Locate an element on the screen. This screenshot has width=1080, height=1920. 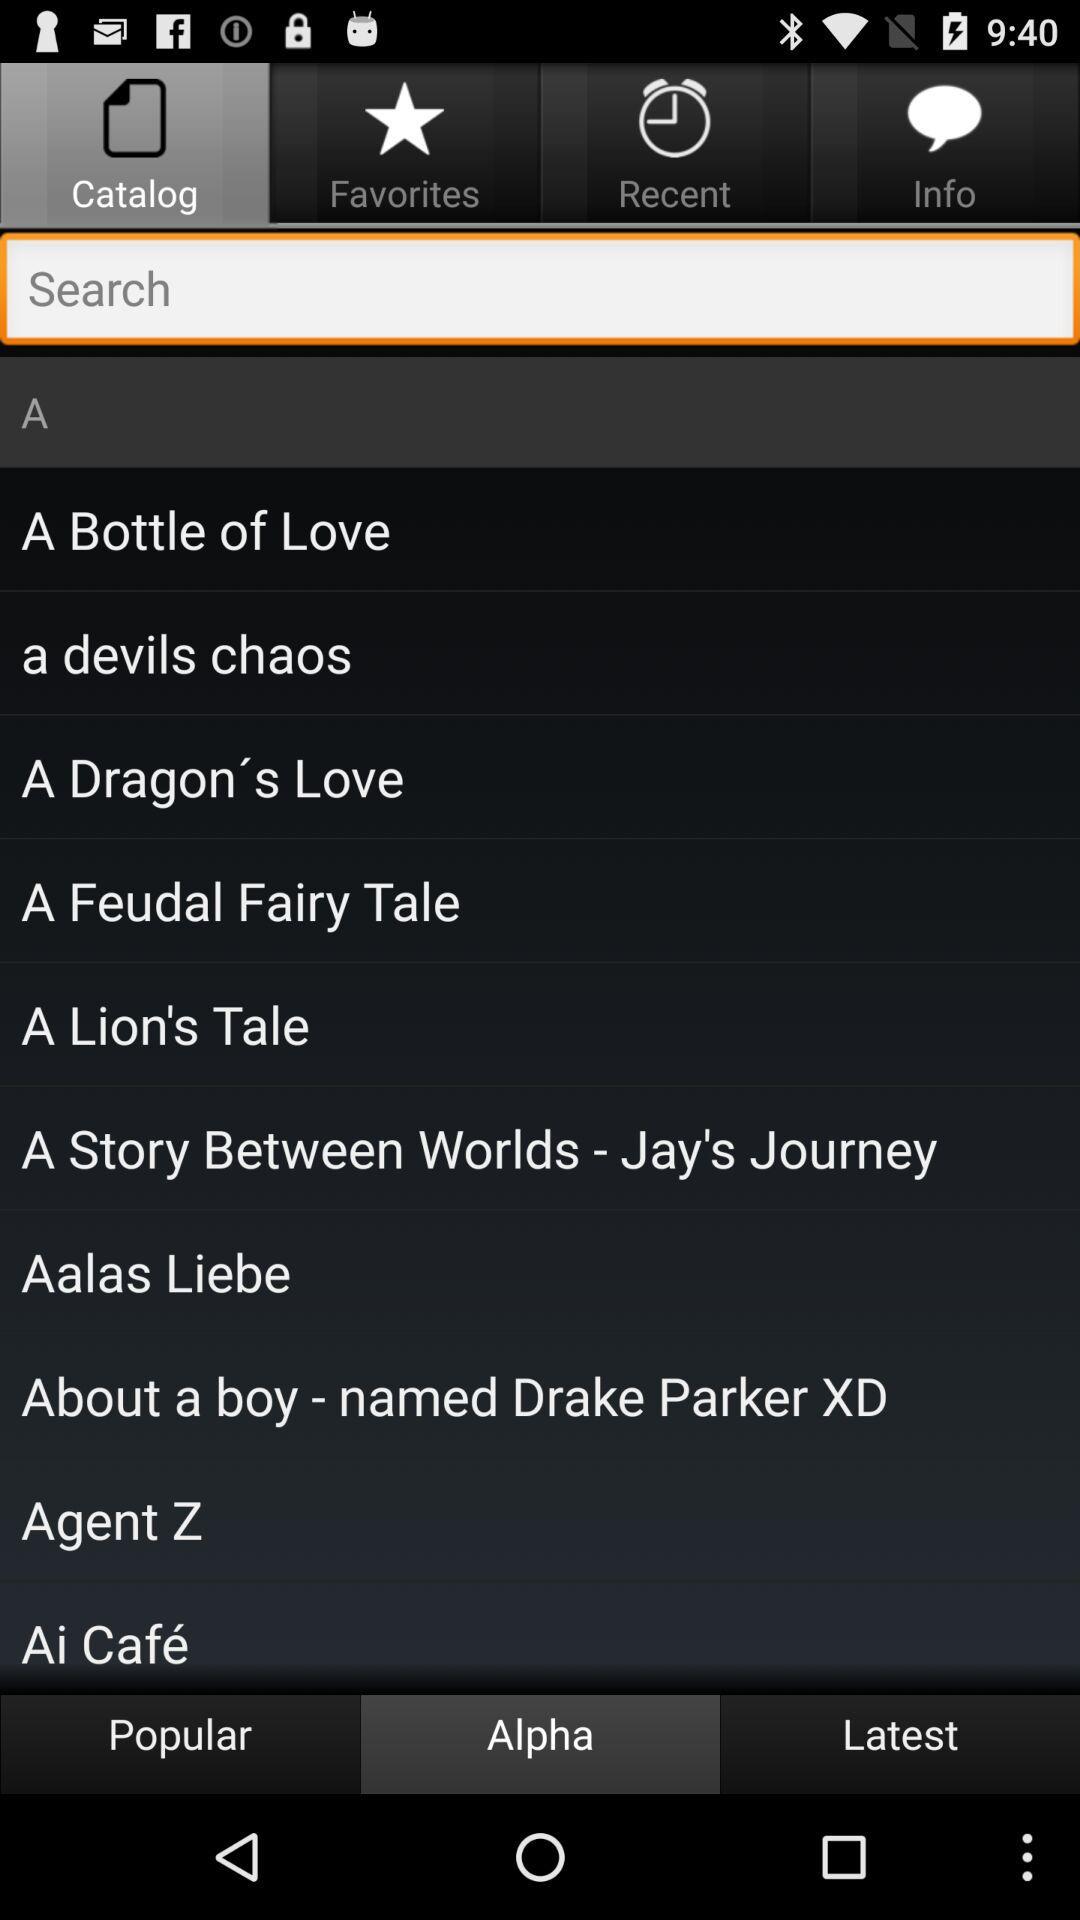
icon above popular icon is located at coordinates (540, 1637).